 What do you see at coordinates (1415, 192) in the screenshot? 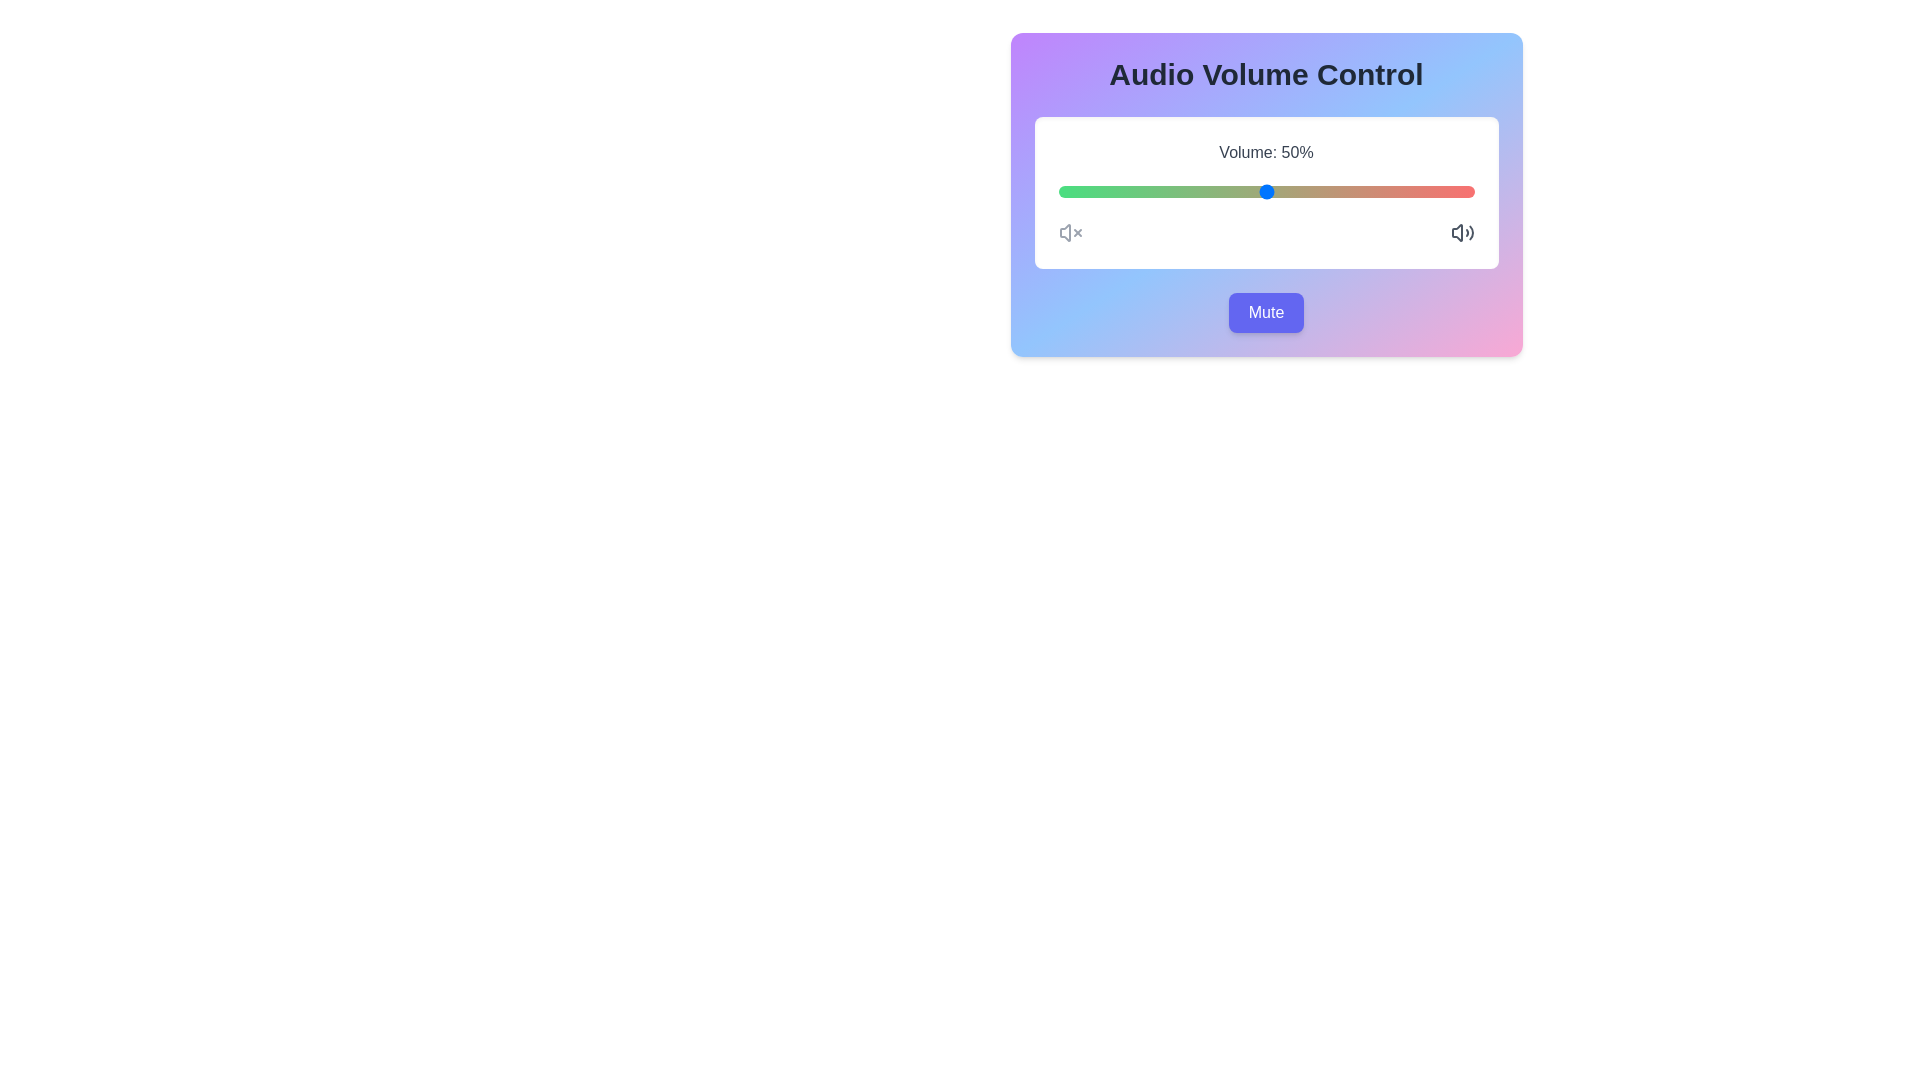
I see `the volume slider to 86%` at bounding box center [1415, 192].